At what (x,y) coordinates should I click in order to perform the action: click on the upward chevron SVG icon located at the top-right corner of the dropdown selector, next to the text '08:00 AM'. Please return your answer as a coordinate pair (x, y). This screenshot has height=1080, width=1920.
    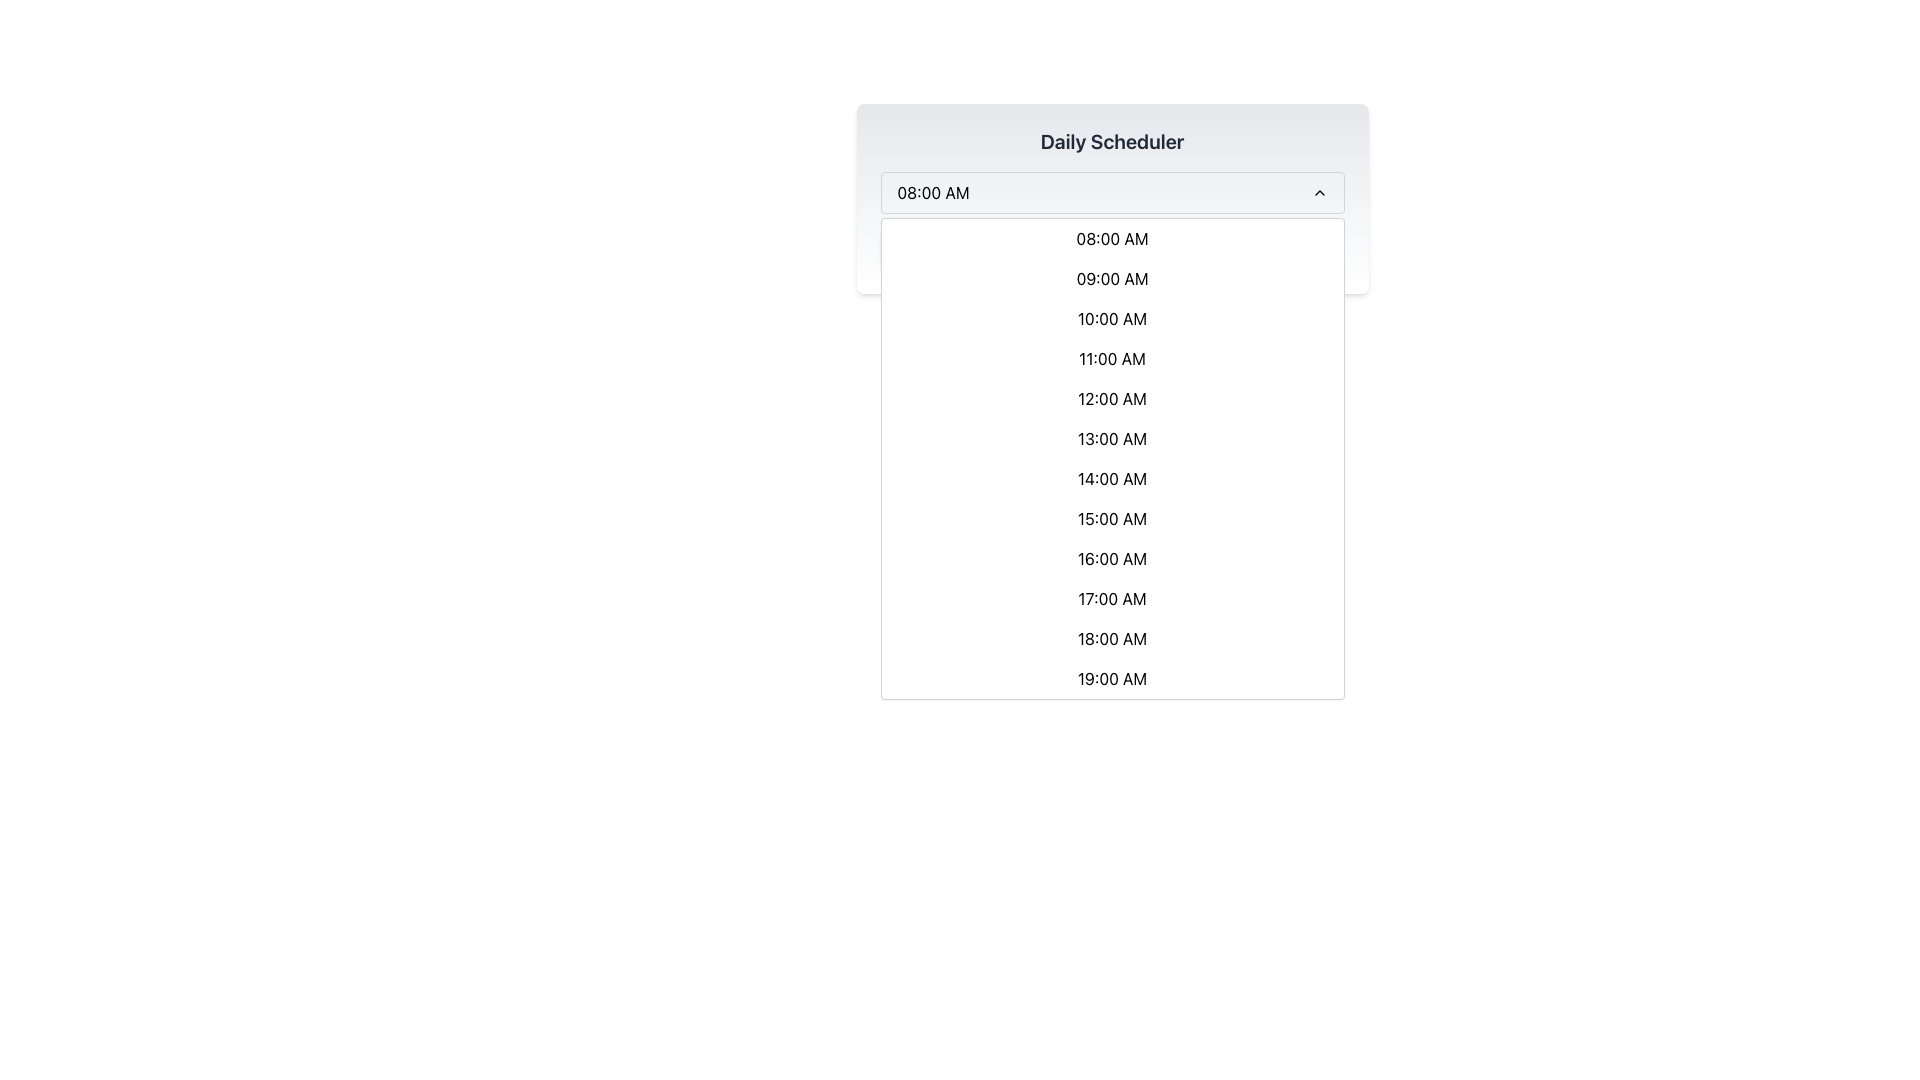
    Looking at the image, I should click on (1319, 192).